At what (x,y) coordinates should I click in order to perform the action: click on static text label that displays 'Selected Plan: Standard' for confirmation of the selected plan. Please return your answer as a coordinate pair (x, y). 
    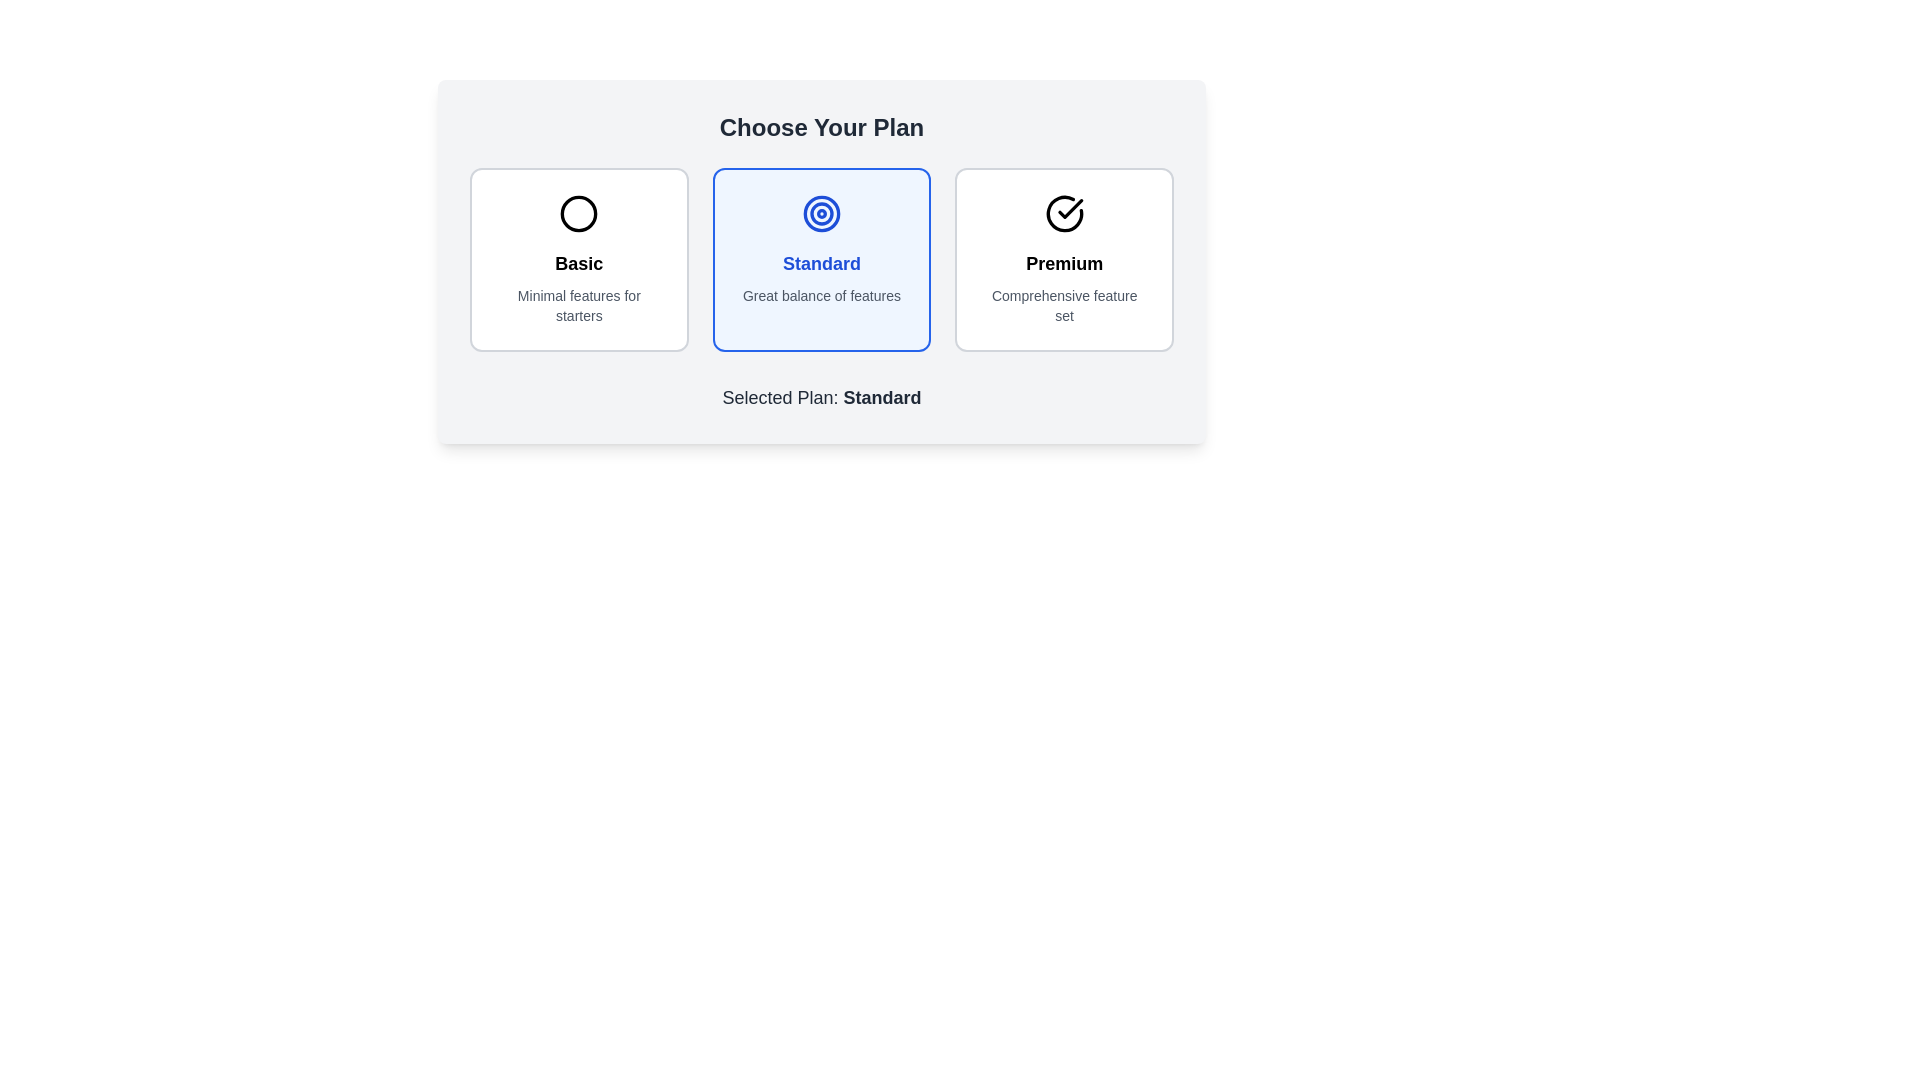
    Looking at the image, I should click on (821, 397).